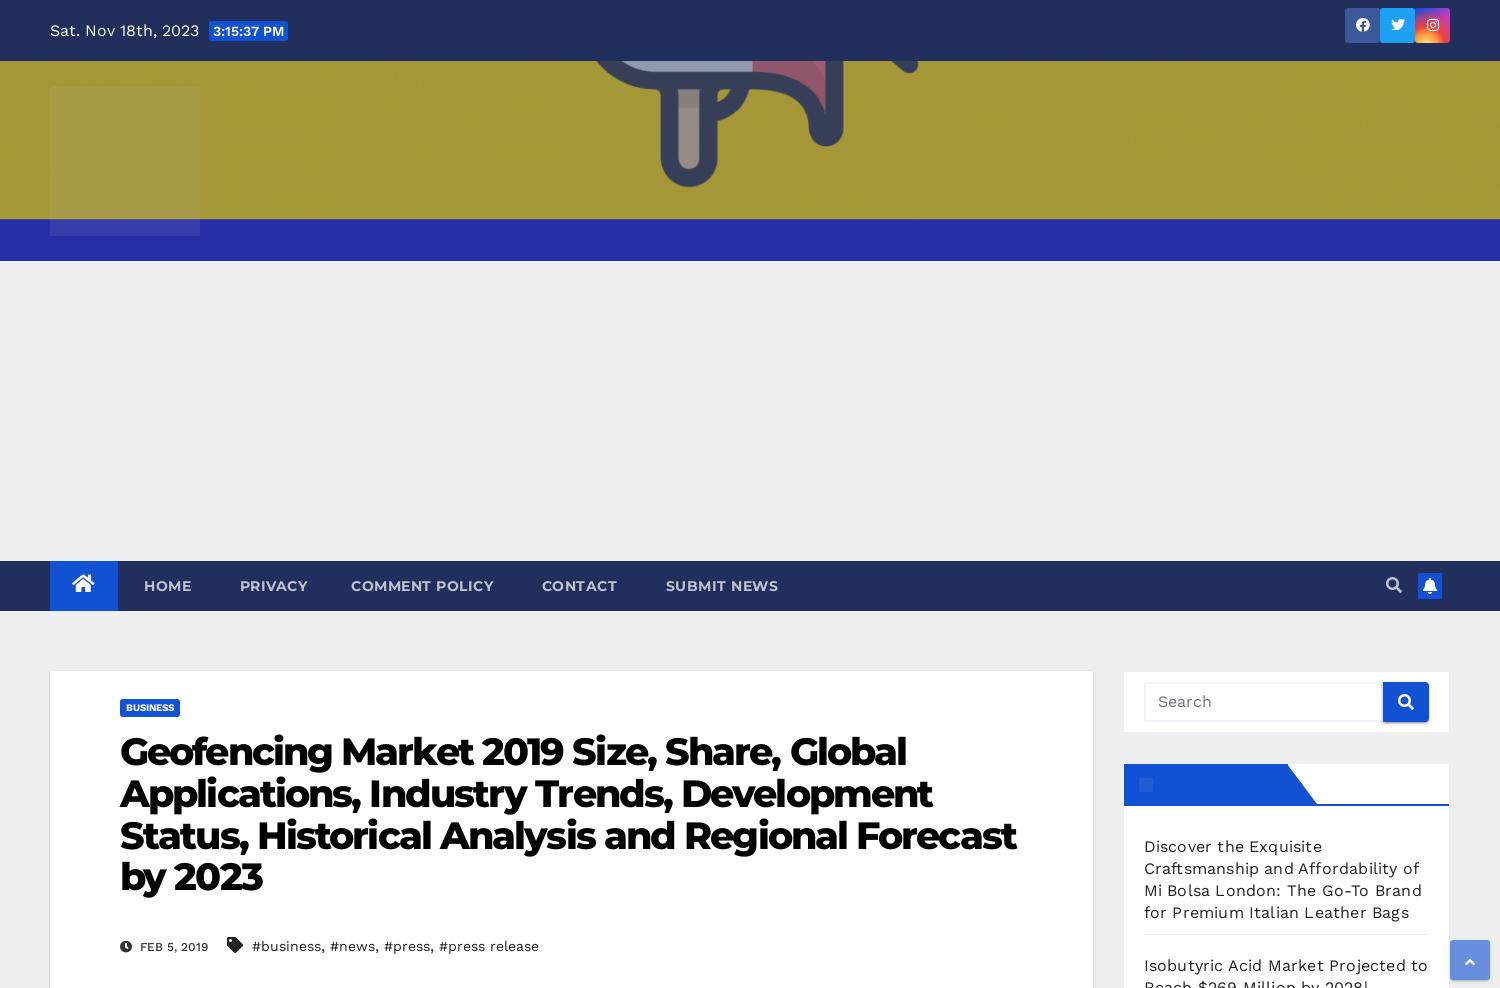 This screenshot has height=988, width=1500. I want to click on 'Submit News', so click(718, 585).